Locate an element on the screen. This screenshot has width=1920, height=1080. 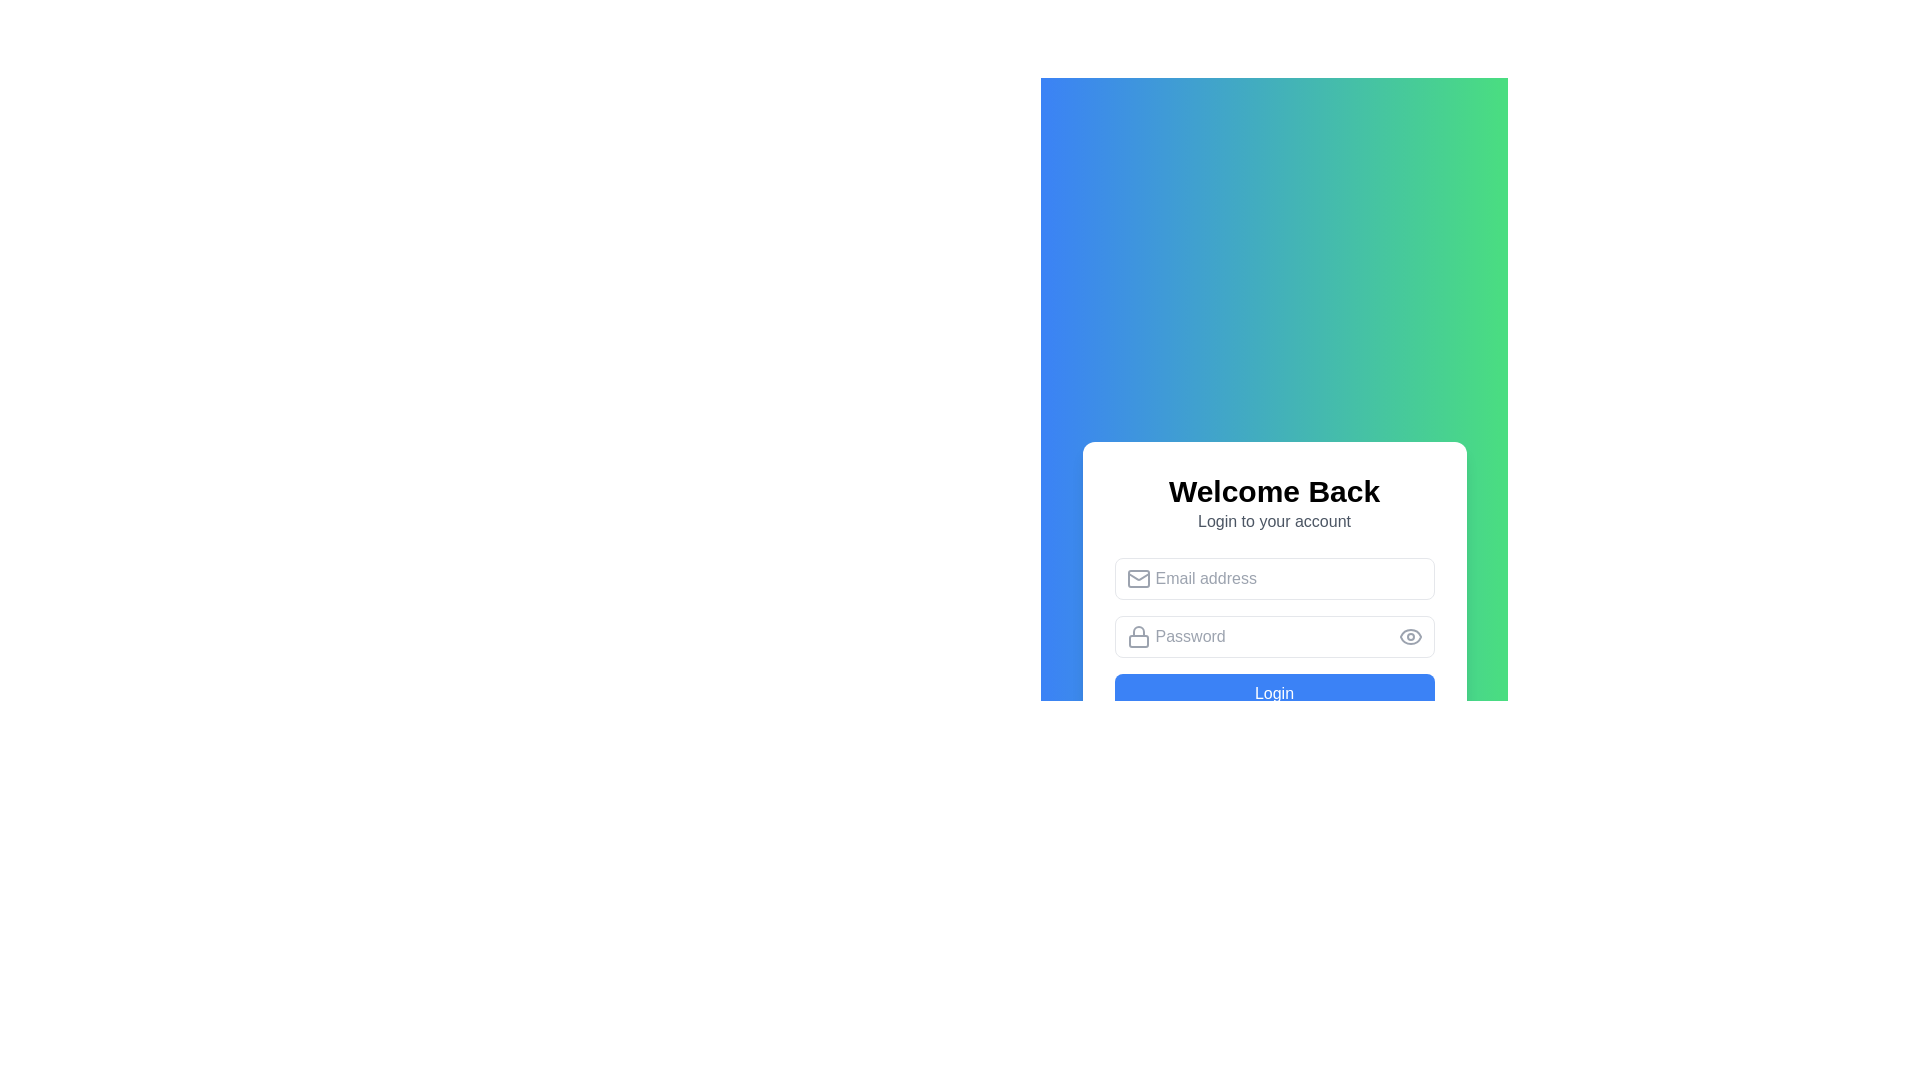
the padlock icon element that symbolizes a secure password field, located towards the left side of the password text input field is located at coordinates (1138, 641).